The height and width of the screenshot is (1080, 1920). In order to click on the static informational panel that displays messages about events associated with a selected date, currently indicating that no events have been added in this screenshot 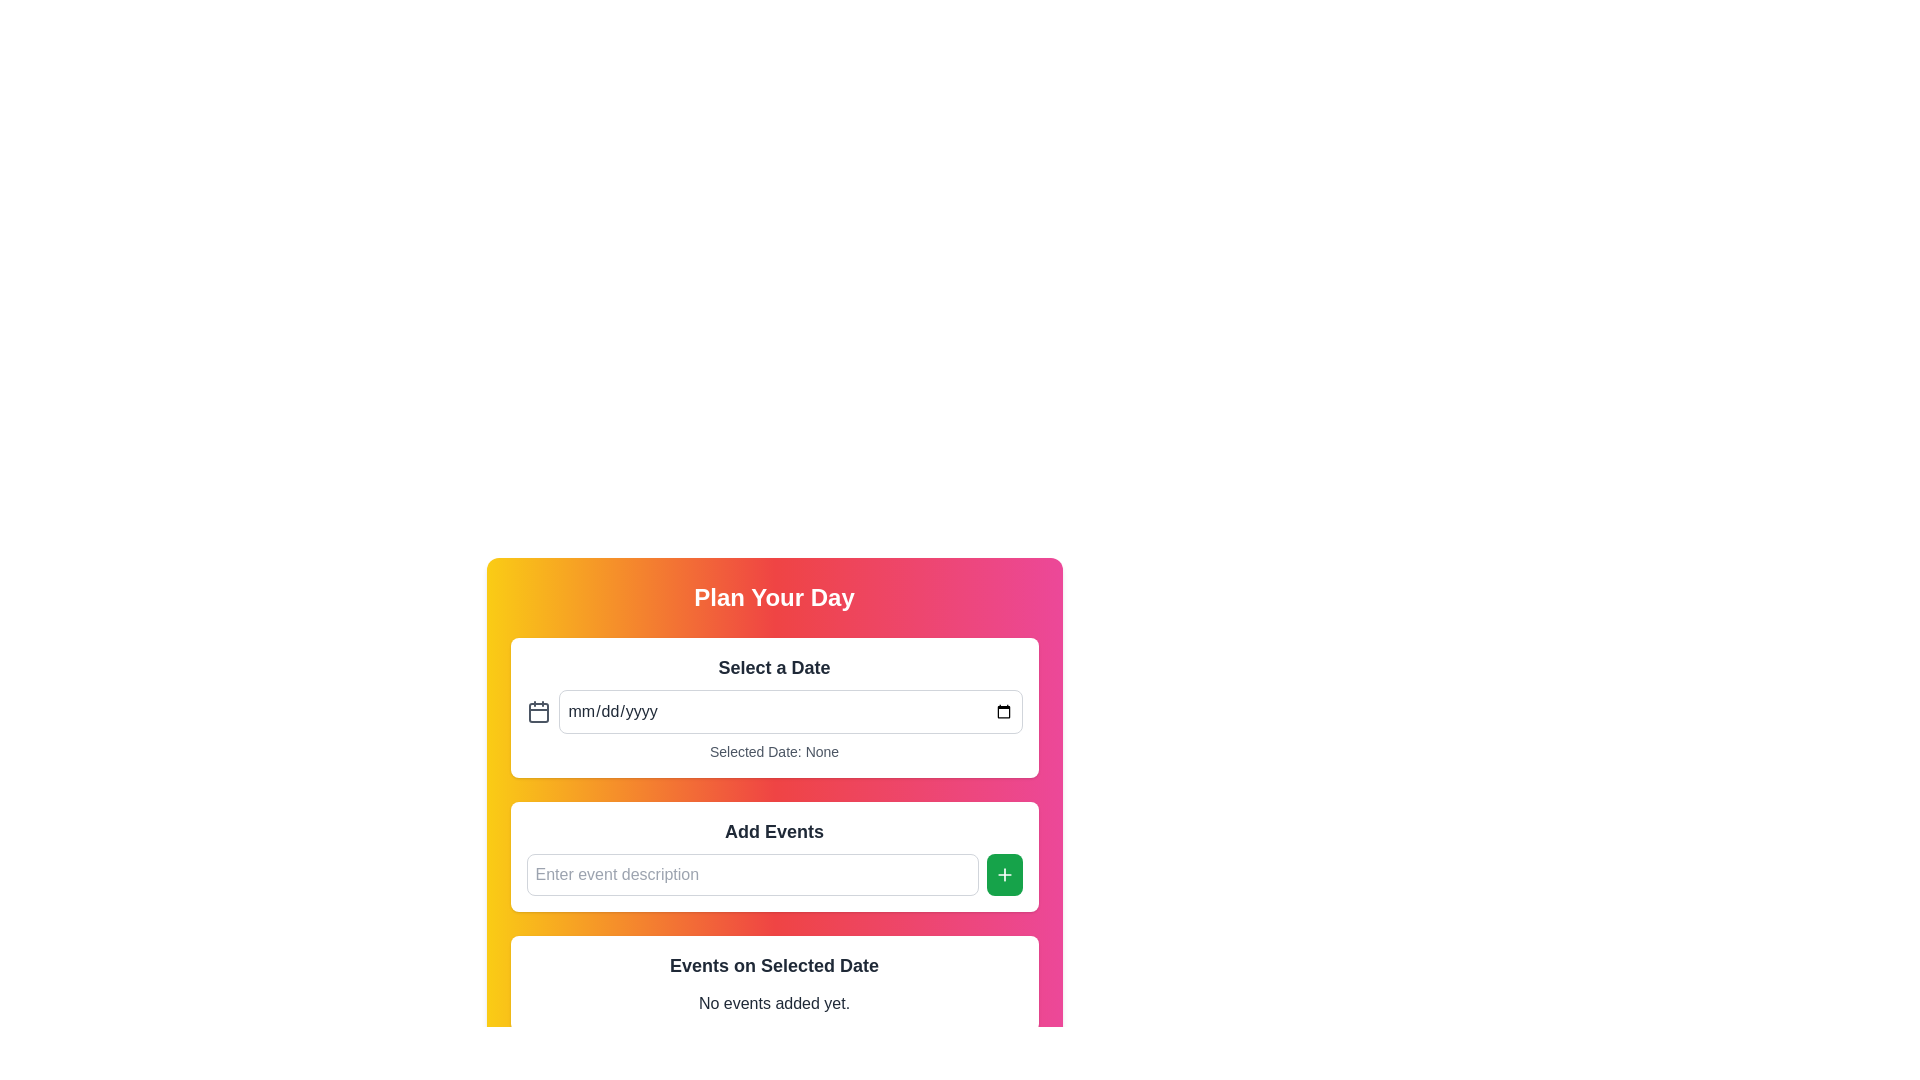, I will do `click(773, 982)`.